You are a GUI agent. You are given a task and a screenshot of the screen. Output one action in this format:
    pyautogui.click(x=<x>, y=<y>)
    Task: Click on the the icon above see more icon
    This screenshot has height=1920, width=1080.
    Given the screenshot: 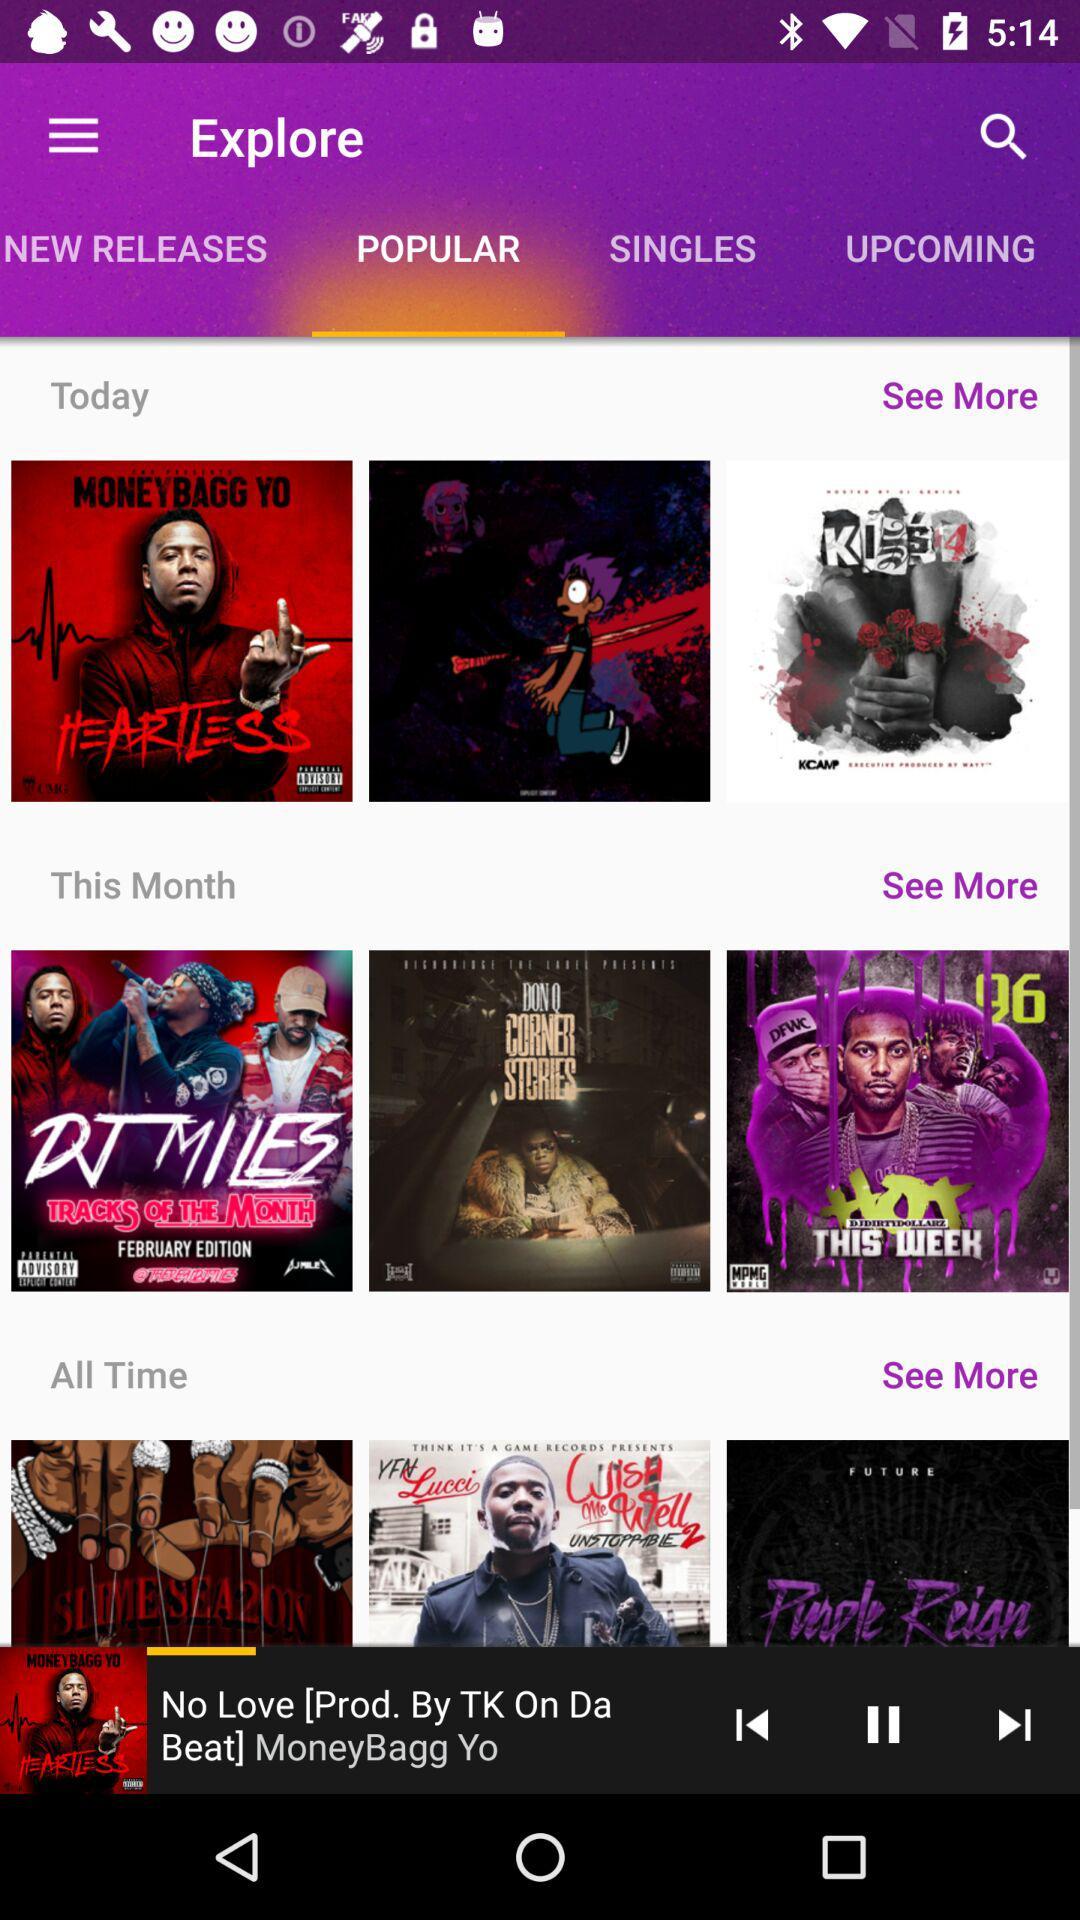 What is the action you would take?
    pyautogui.click(x=940, y=246)
    